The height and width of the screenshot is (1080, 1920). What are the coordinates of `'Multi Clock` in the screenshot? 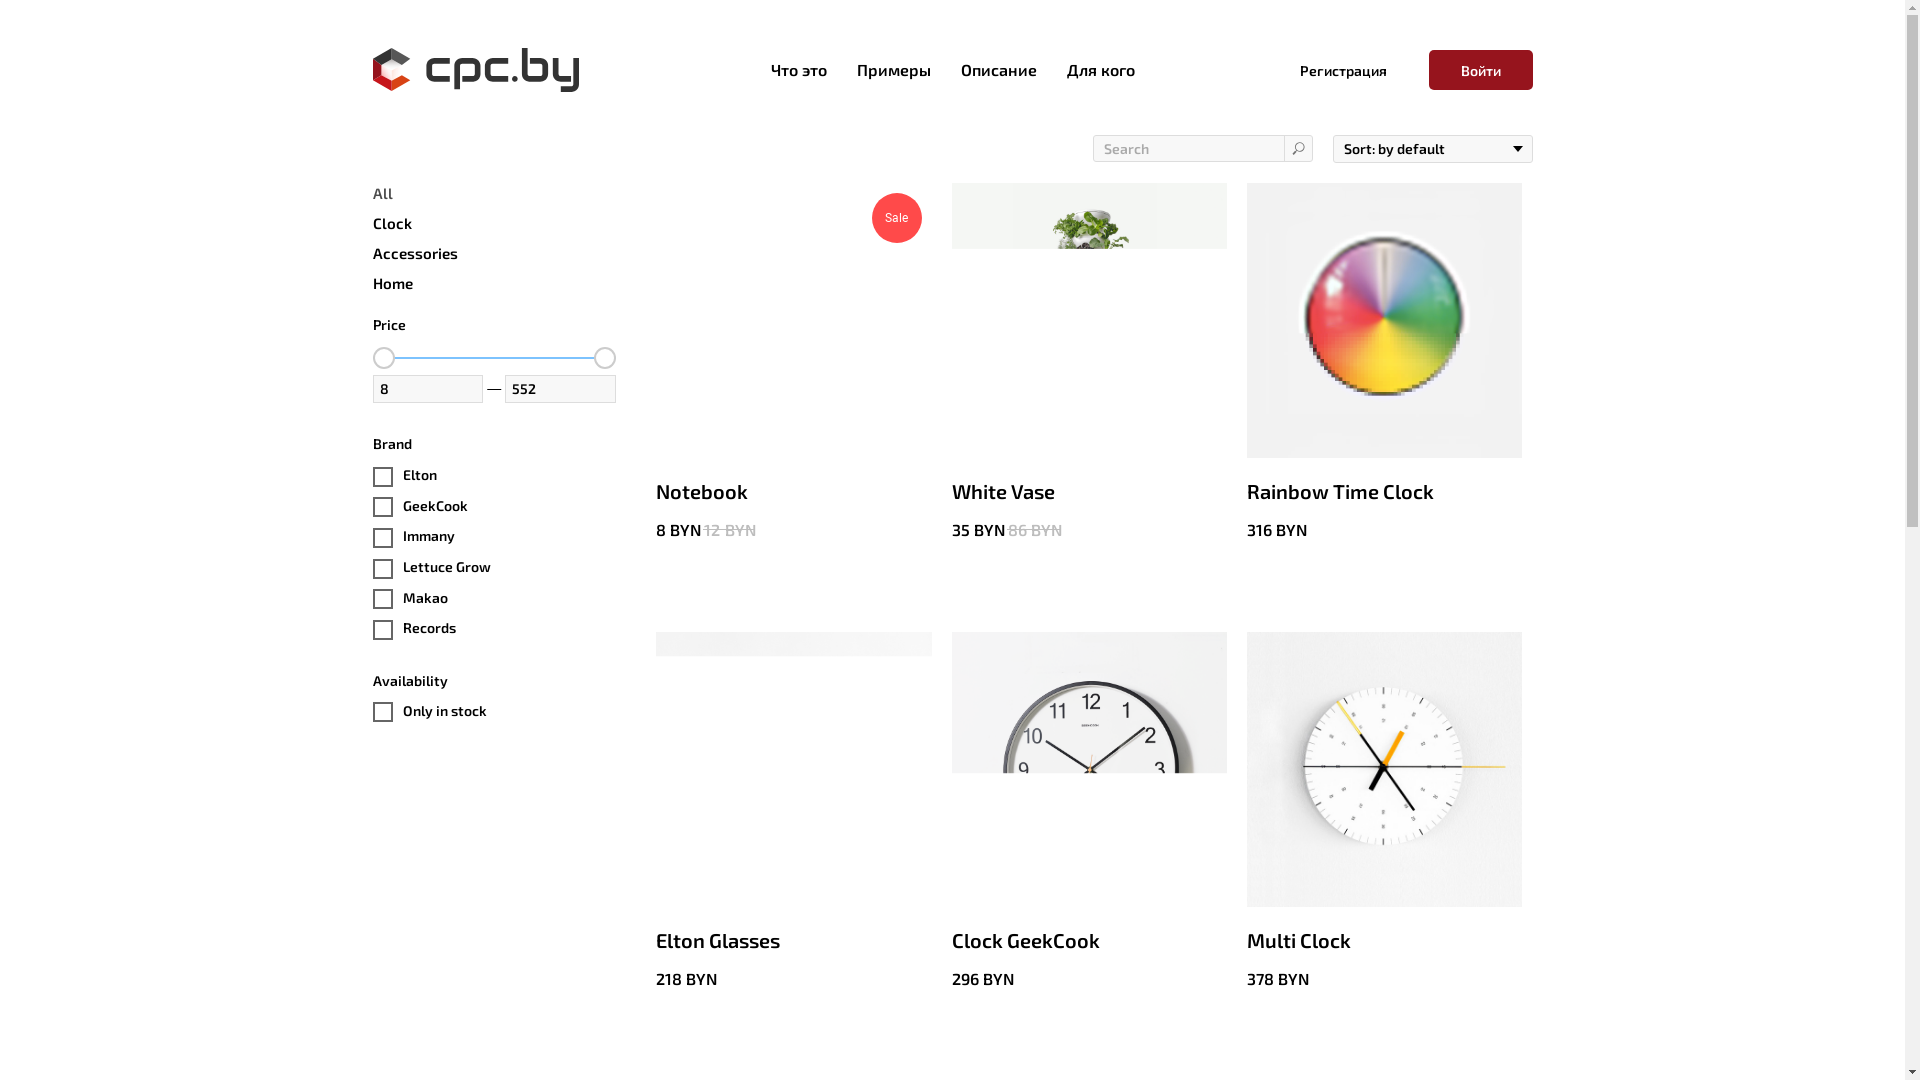 It's located at (1383, 811).